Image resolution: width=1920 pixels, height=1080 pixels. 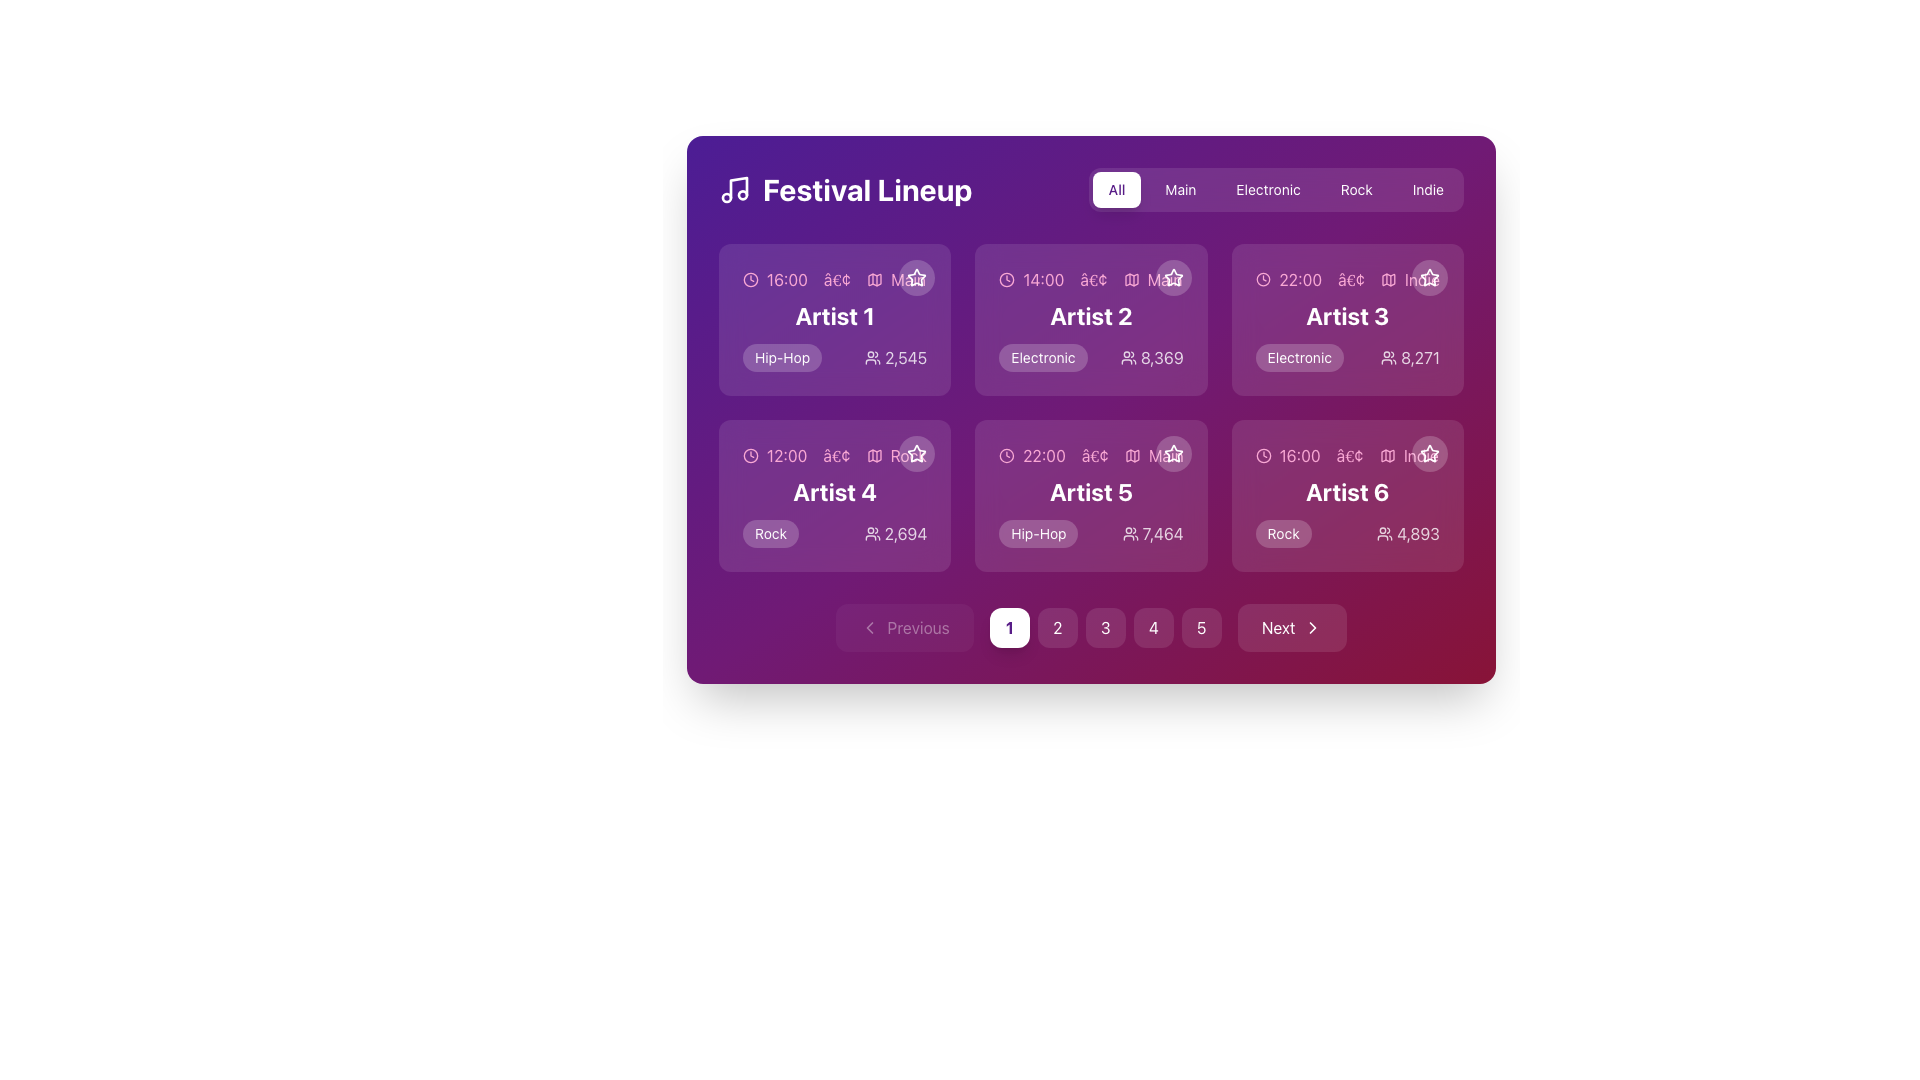 What do you see at coordinates (869, 627) in the screenshot?
I see `the leftward-pointing chevron icon, which is part of the 'Previous' navigation button at the bottom-left corner of the interface` at bounding box center [869, 627].